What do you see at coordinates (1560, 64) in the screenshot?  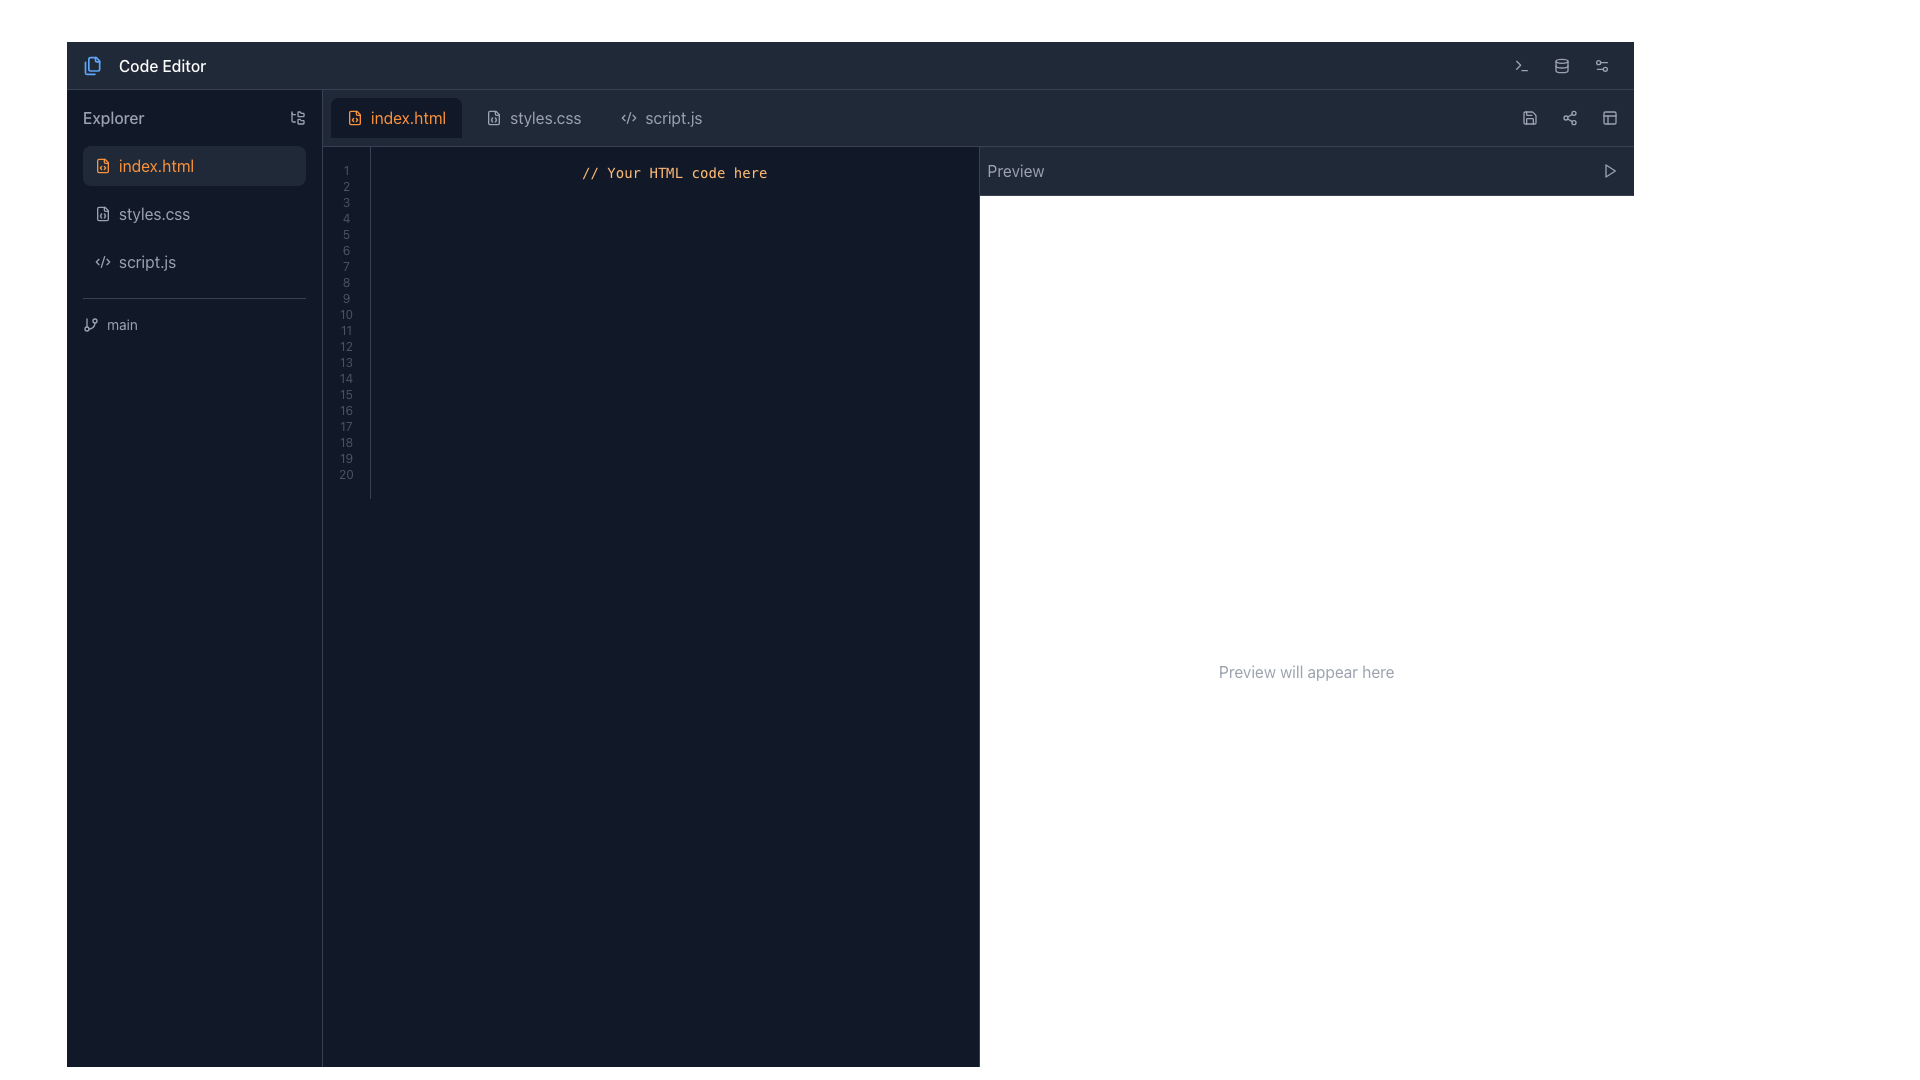 I see `the button located` at bounding box center [1560, 64].